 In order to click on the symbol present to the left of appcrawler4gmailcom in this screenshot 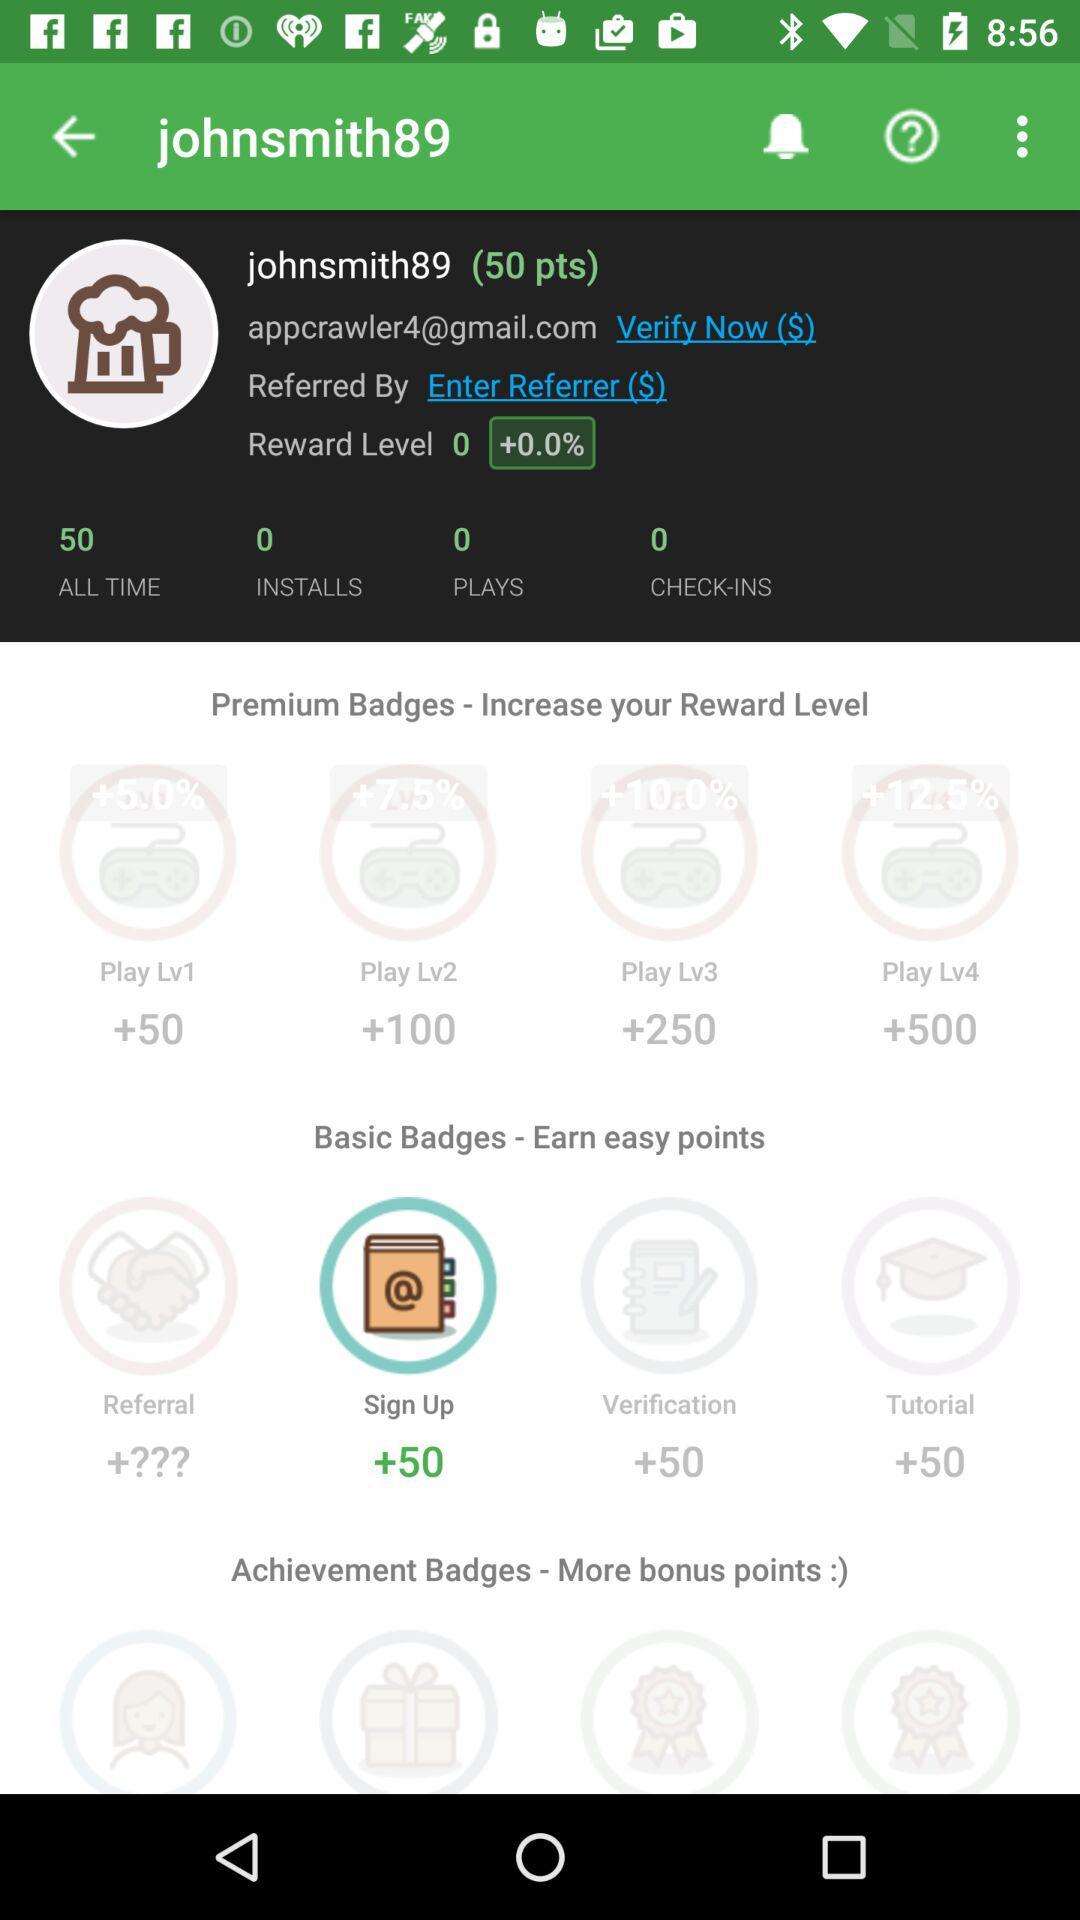, I will do `click(123, 334)`.